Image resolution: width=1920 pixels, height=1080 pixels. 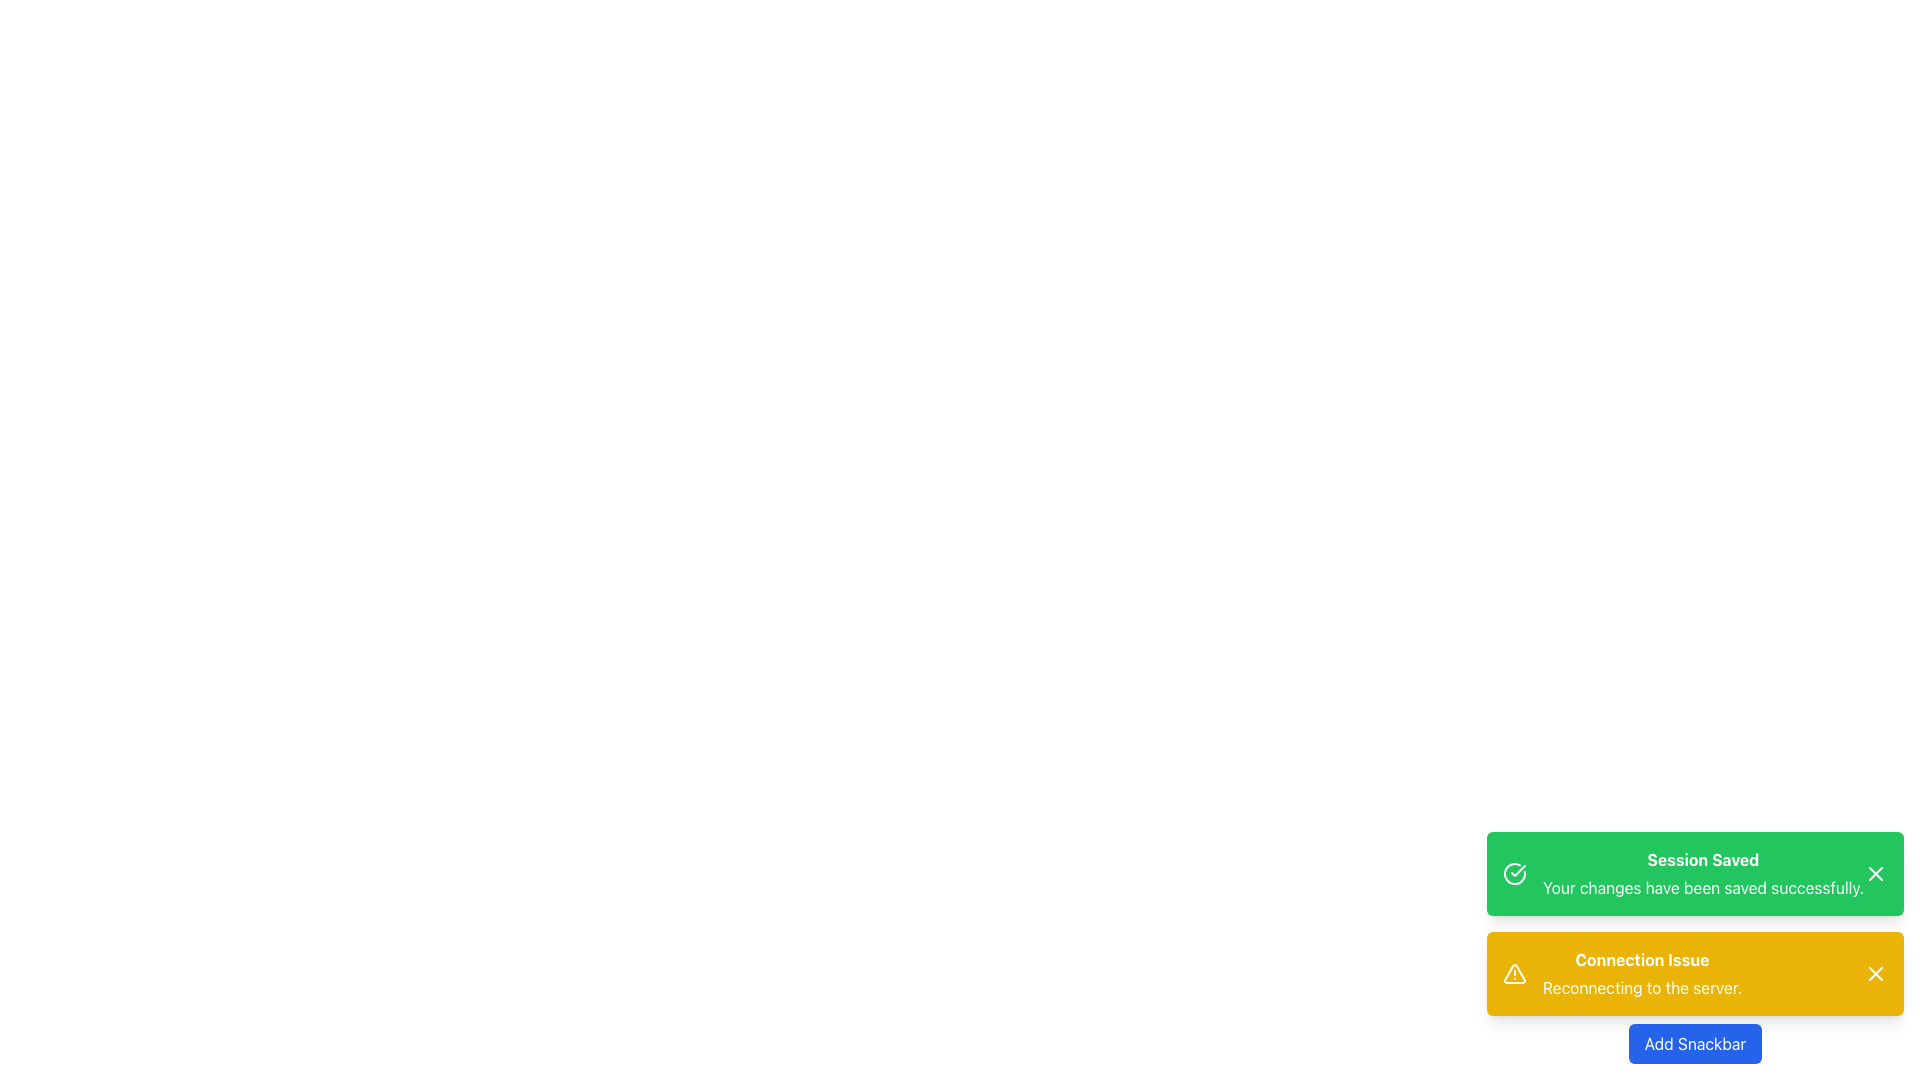 I want to click on the confirmation message indicating that changes have been successfully saved, which is centrally positioned beneath the title 'Session Saved' in a green notification box, so click(x=1702, y=886).